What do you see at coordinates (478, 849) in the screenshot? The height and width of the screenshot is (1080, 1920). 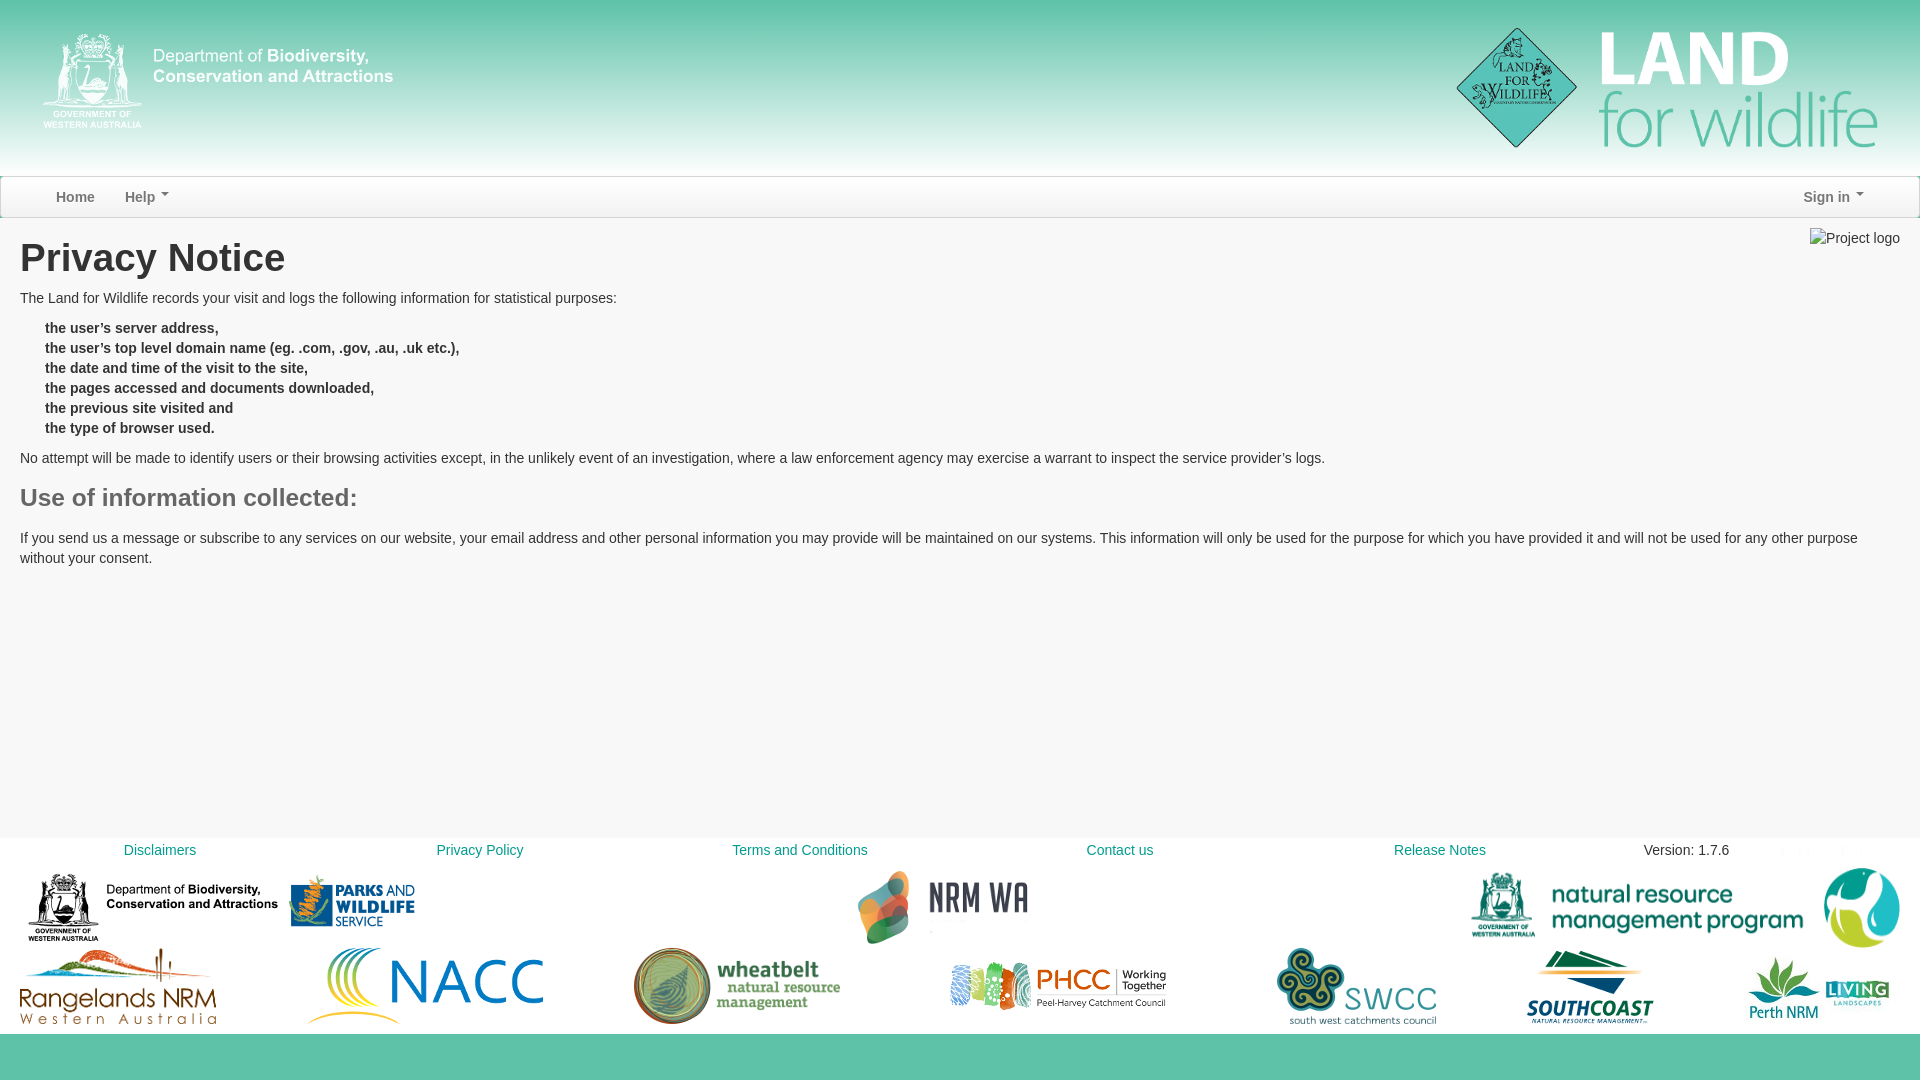 I see `'Privacy Policy'` at bounding box center [478, 849].